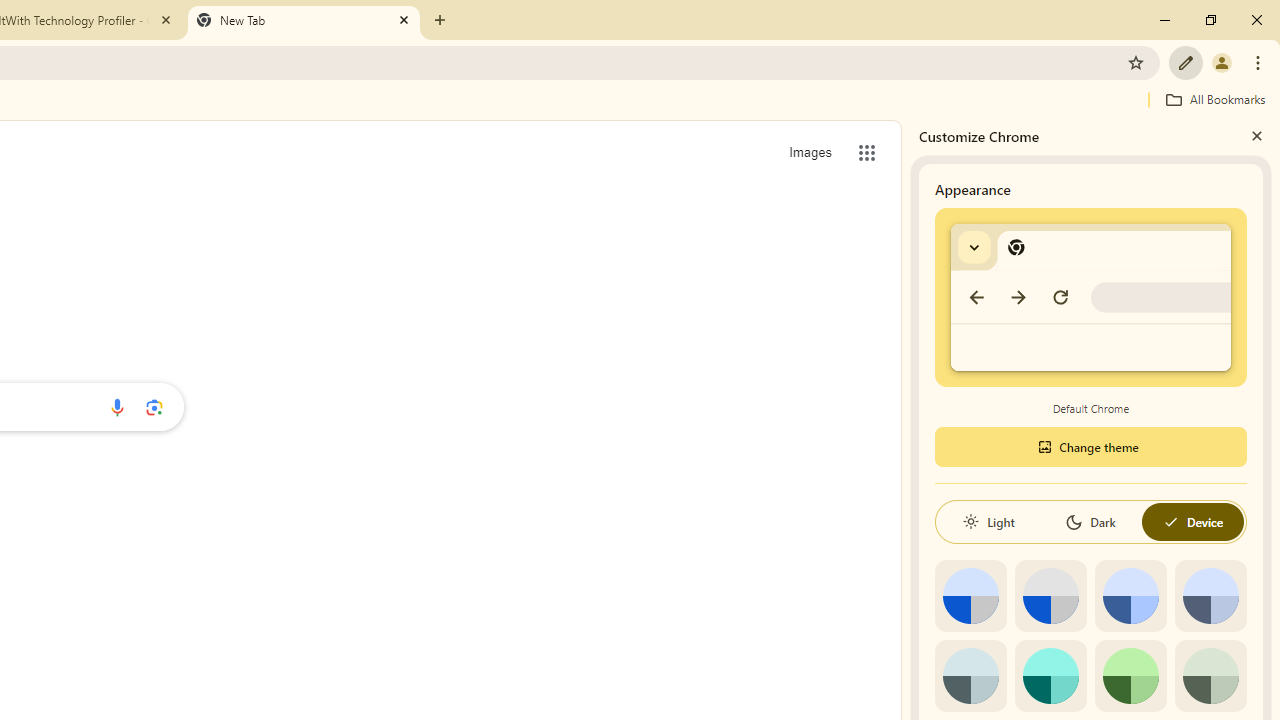  I want to click on 'Aqua', so click(1049, 675).